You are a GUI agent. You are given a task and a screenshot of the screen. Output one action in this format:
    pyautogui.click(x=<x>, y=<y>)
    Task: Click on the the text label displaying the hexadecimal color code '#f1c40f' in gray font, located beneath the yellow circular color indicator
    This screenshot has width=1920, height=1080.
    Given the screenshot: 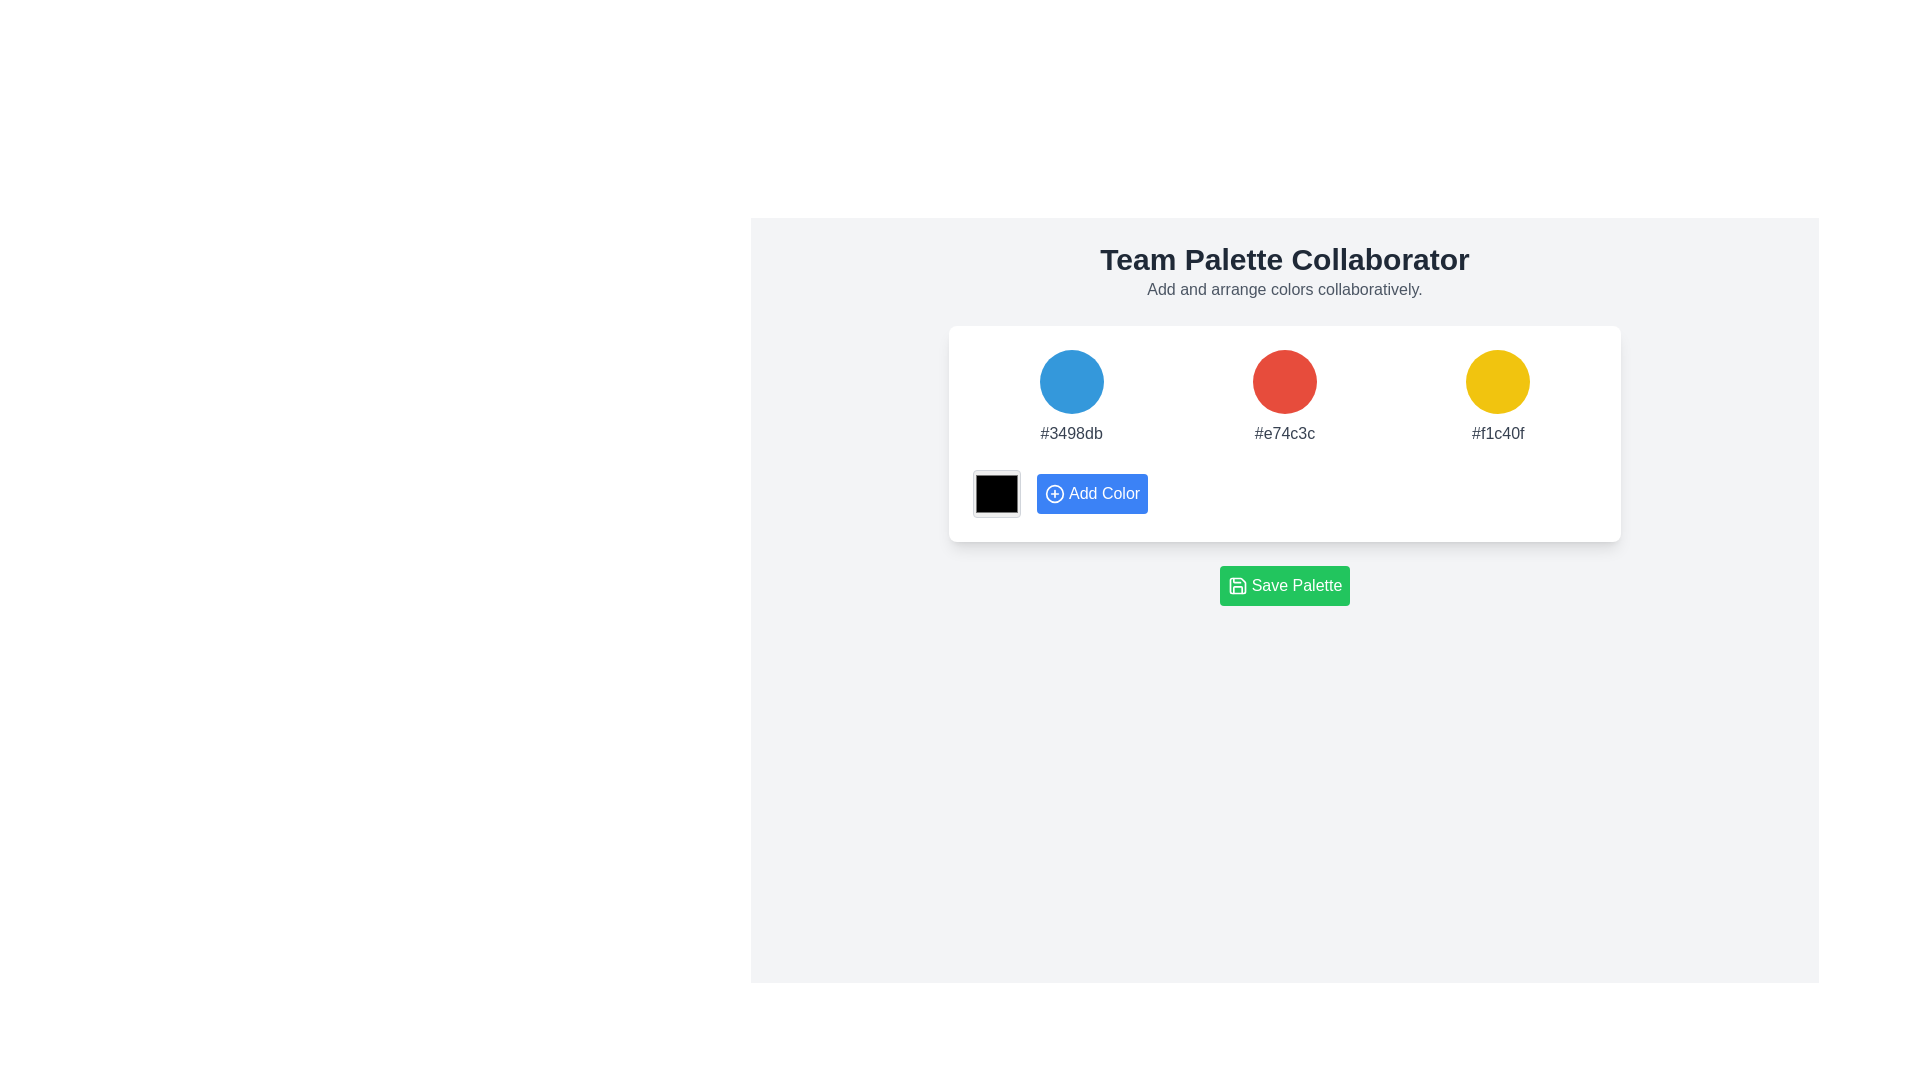 What is the action you would take?
    pyautogui.click(x=1498, y=433)
    